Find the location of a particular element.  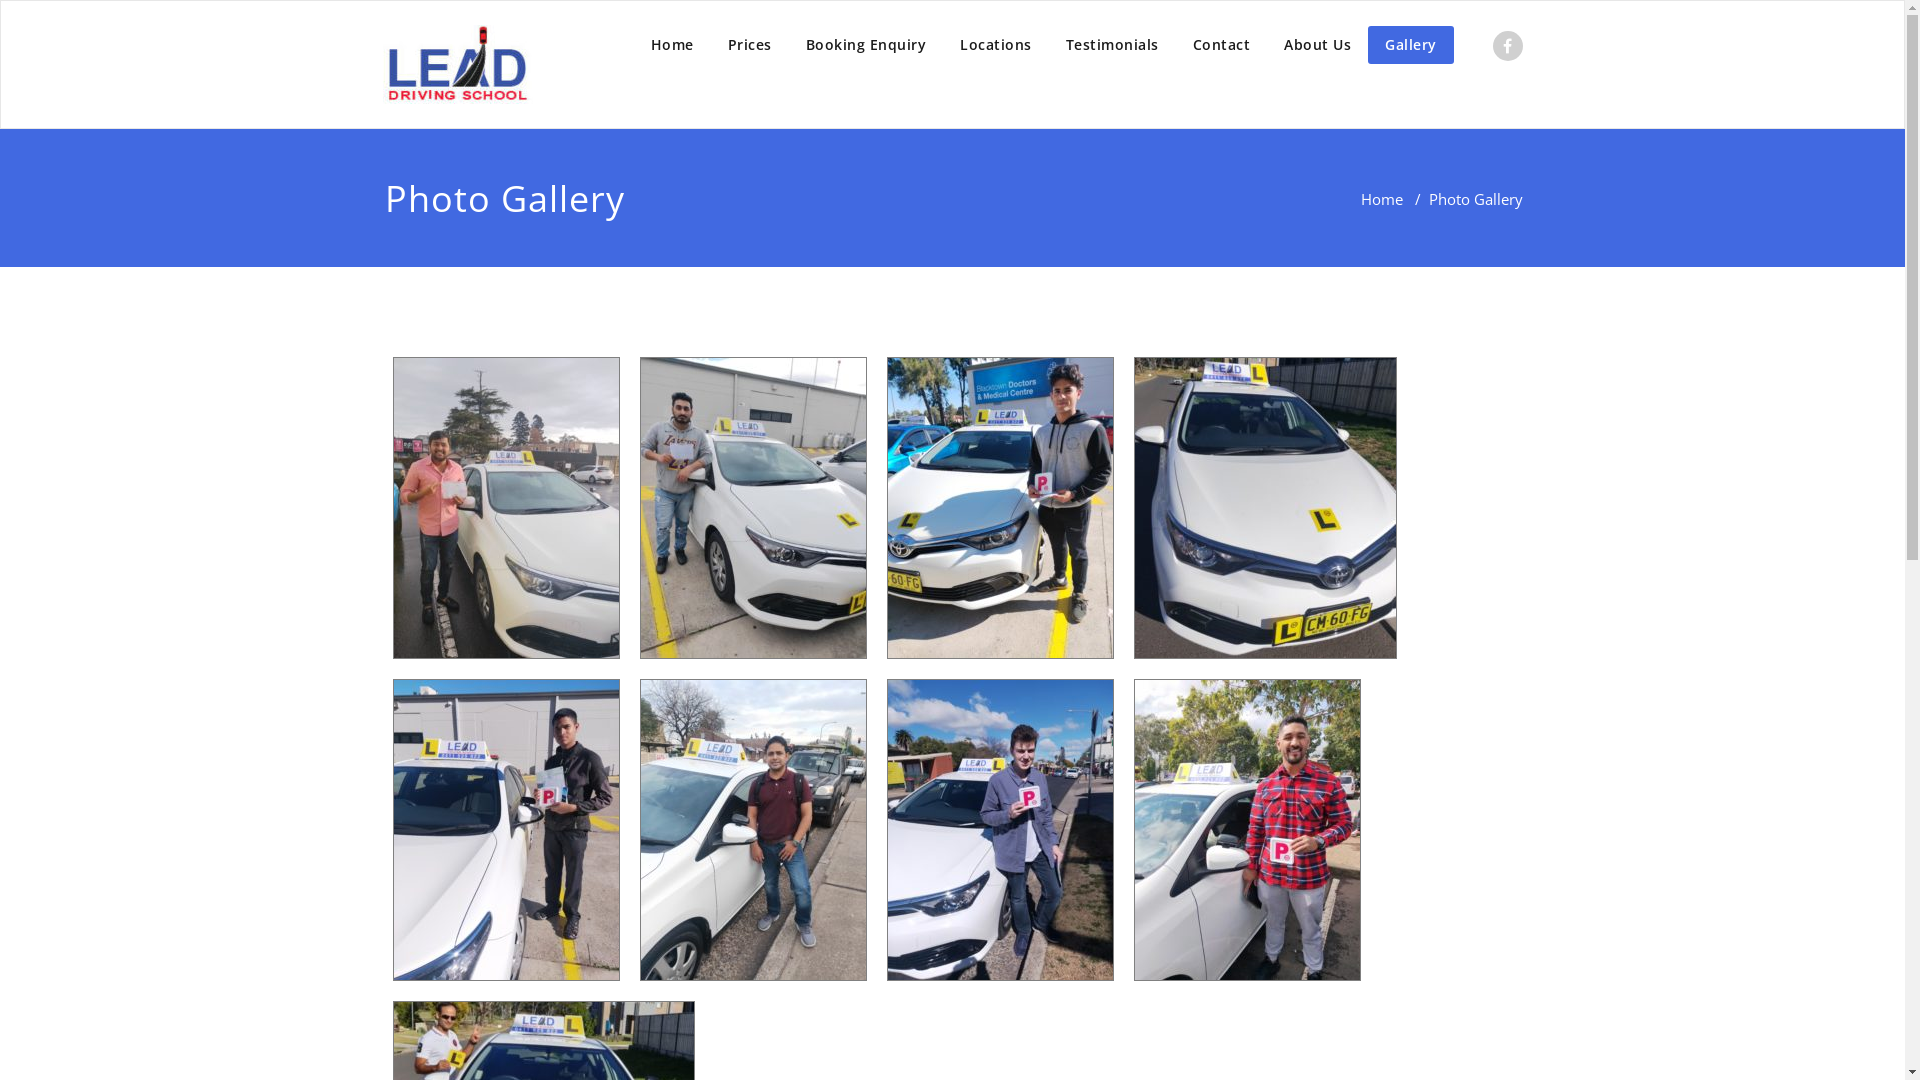

'Home' is located at coordinates (1359, 199).